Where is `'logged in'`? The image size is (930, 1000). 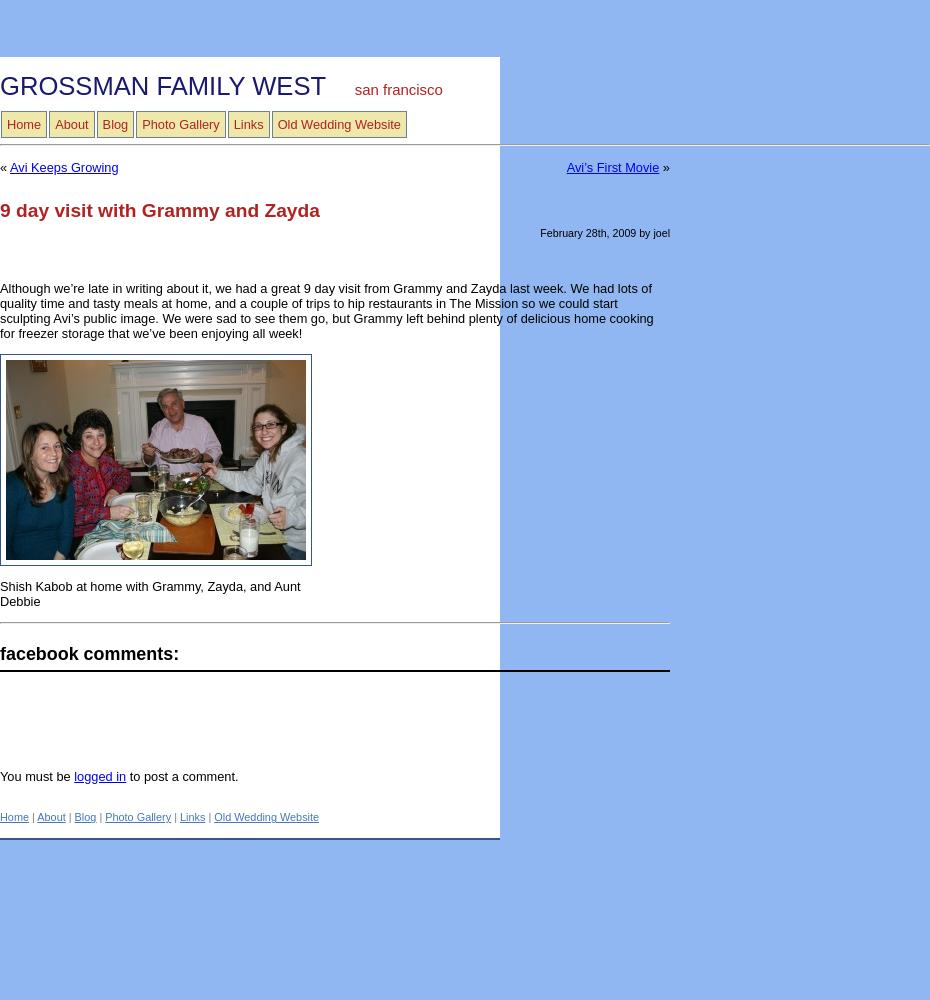
'logged in' is located at coordinates (99, 775).